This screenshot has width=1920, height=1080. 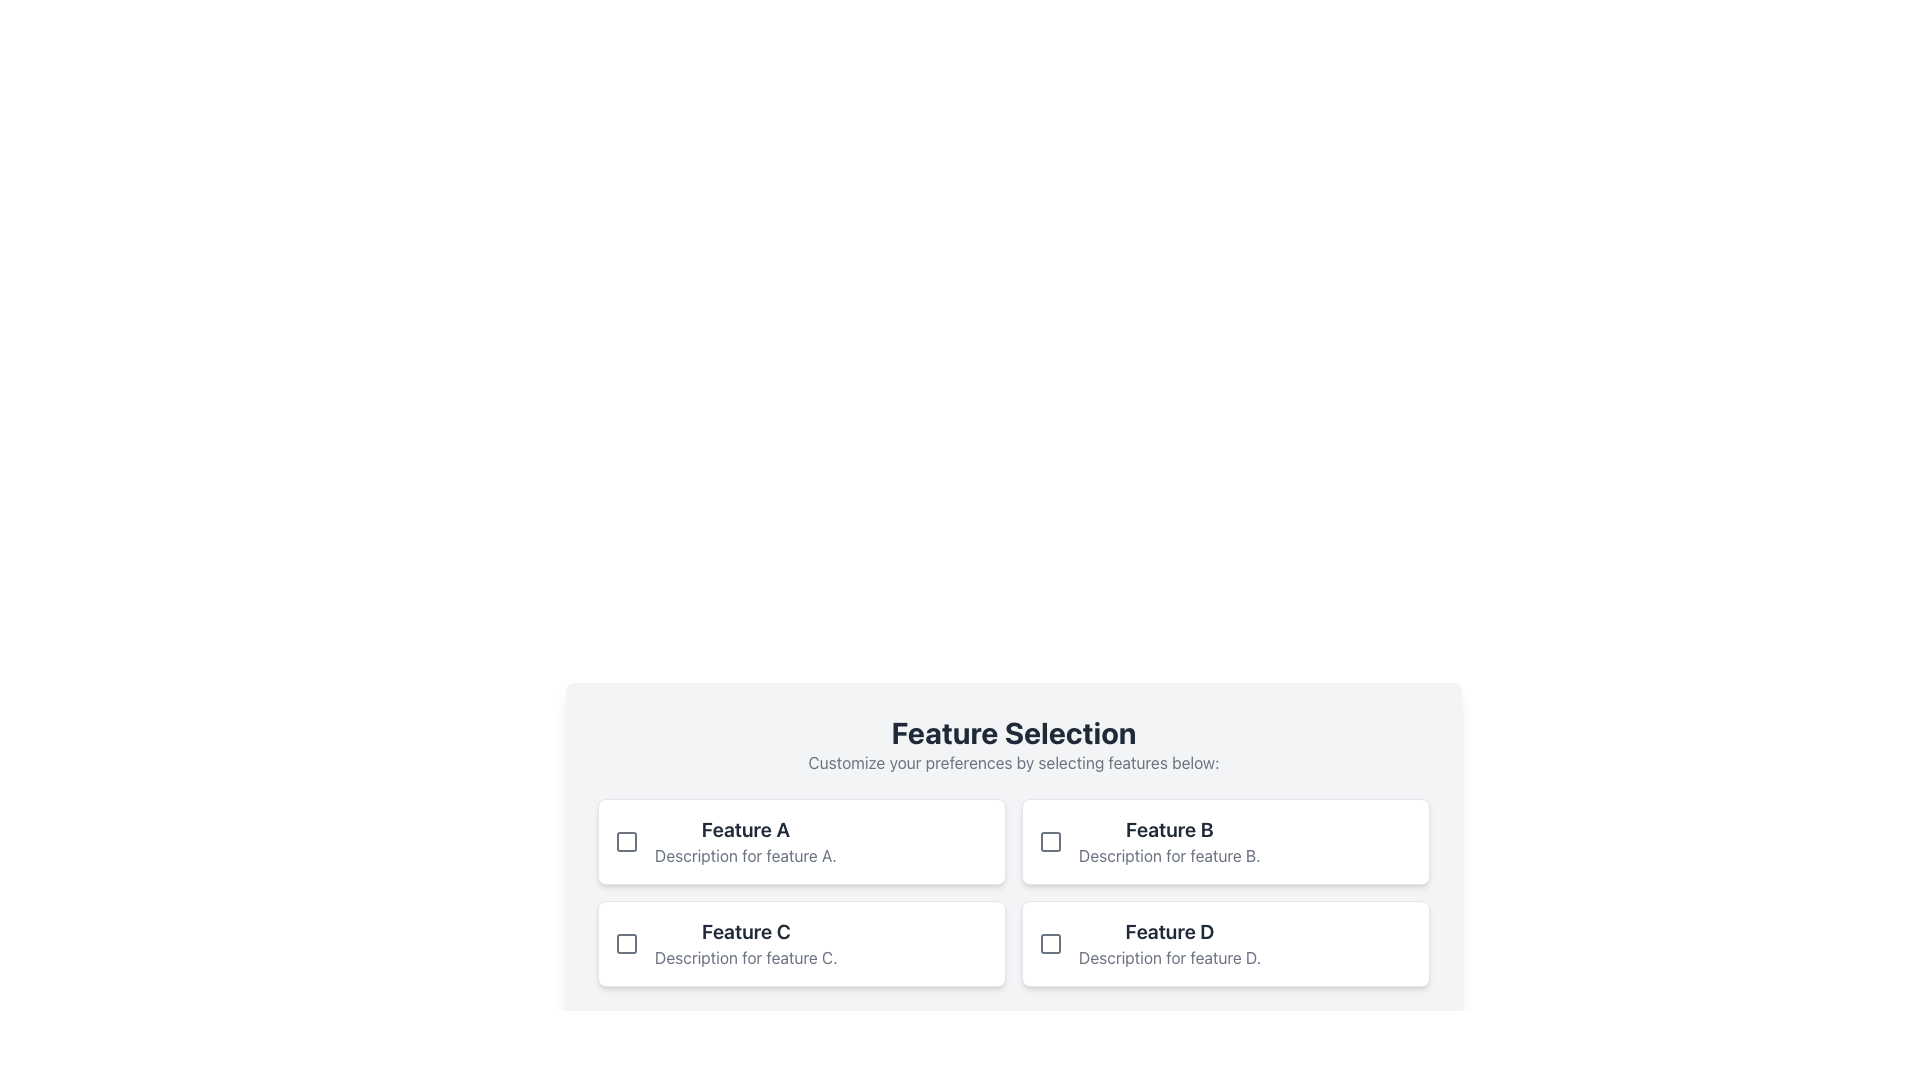 What do you see at coordinates (1050, 841) in the screenshot?
I see `the Checkbox indicator for 'Feature B'` at bounding box center [1050, 841].